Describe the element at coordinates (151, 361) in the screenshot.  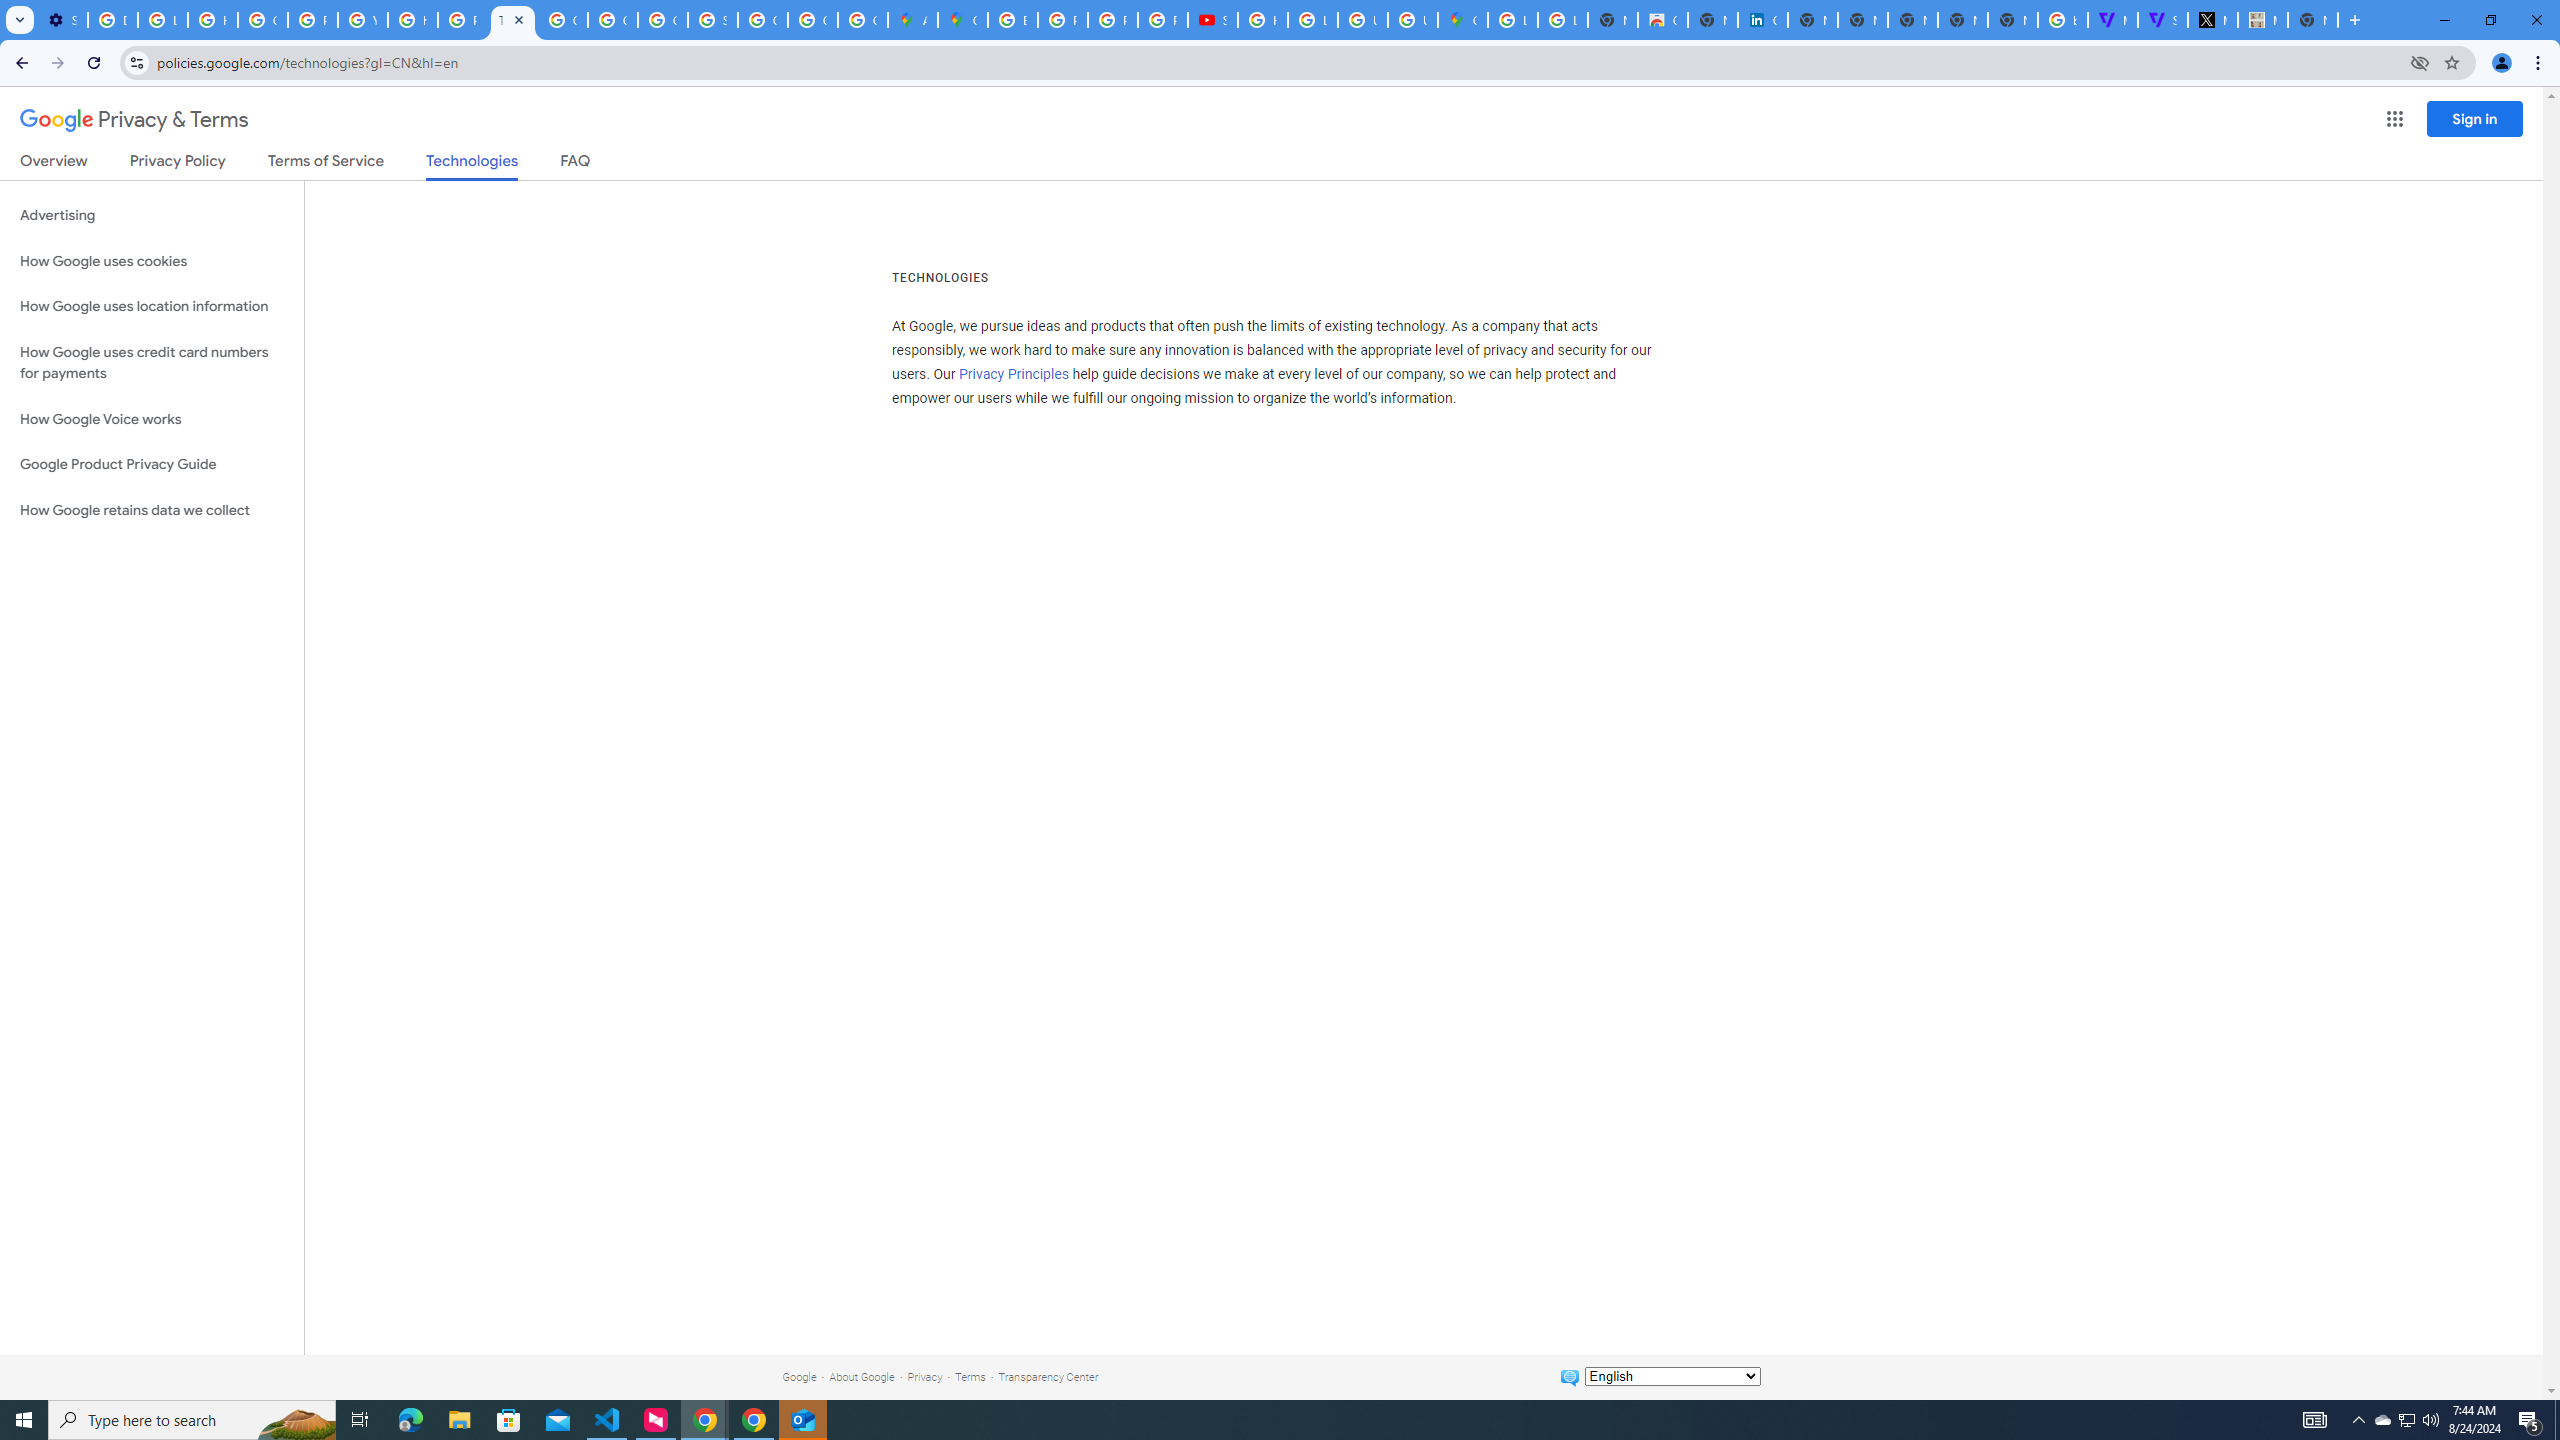
I see `'How Google uses credit card numbers for payments'` at that location.